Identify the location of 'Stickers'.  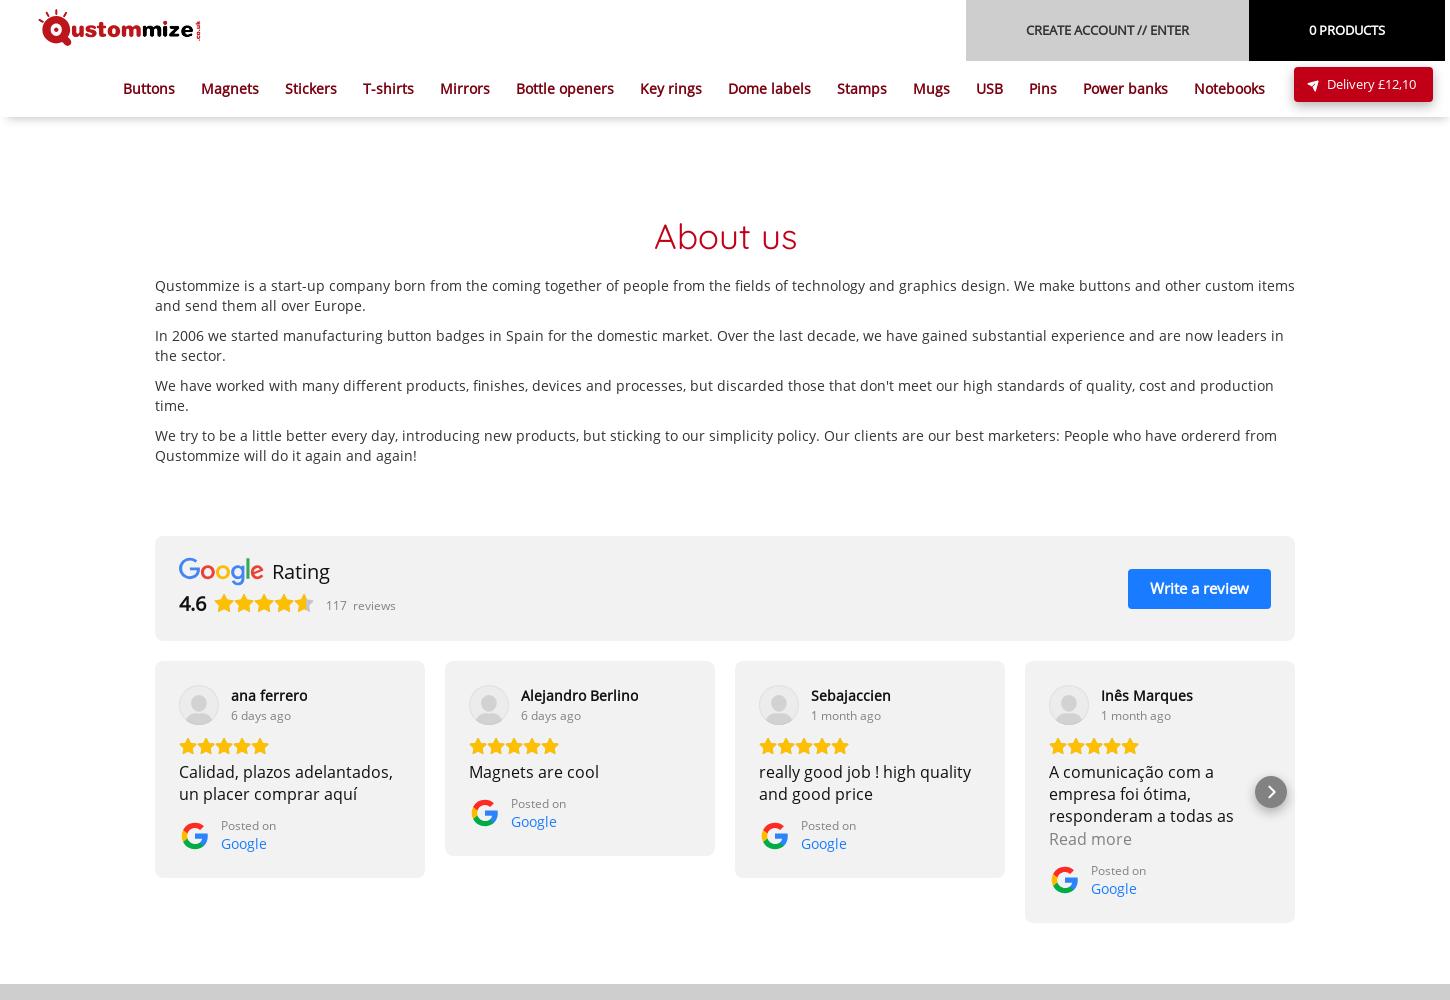
(311, 87).